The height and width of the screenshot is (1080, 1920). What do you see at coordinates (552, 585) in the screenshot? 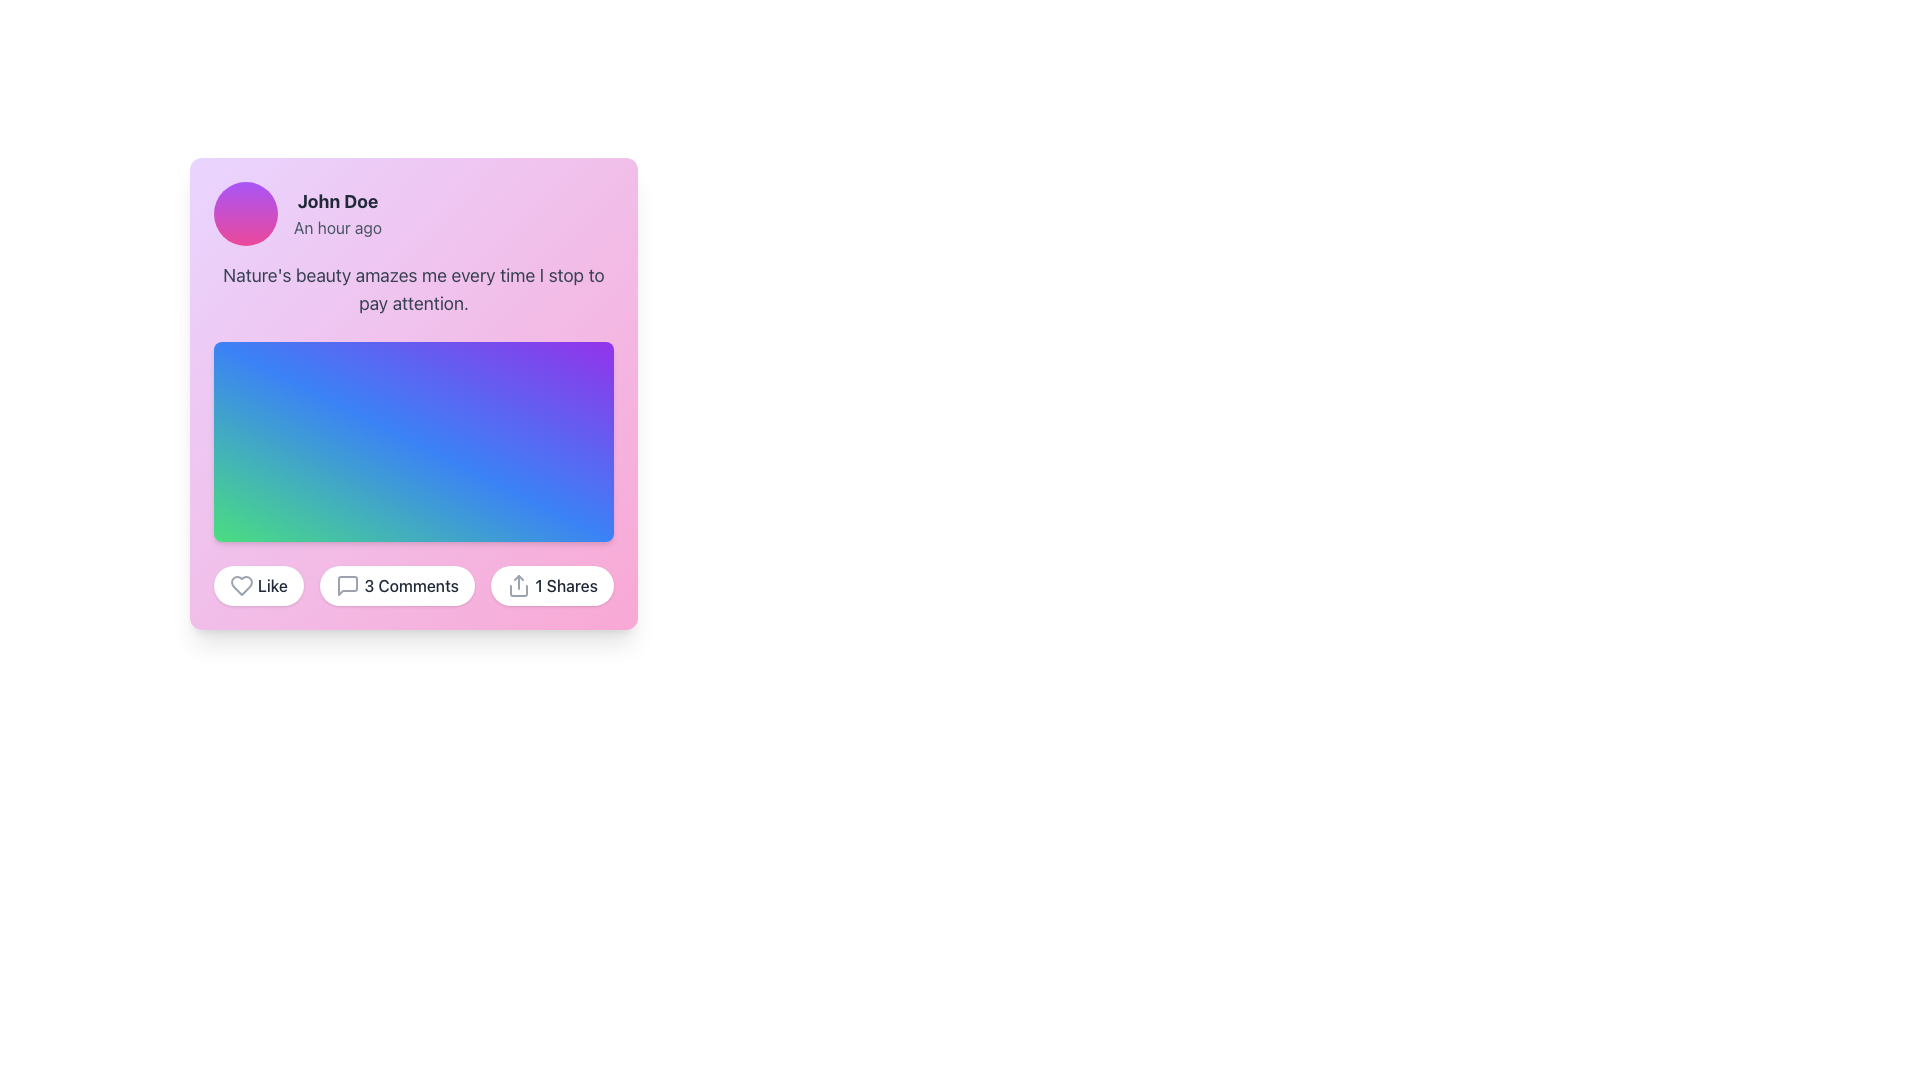
I see `the share button located at the bottom right of the card, which is the last button in a horizontal layout of three buttons` at bounding box center [552, 585].